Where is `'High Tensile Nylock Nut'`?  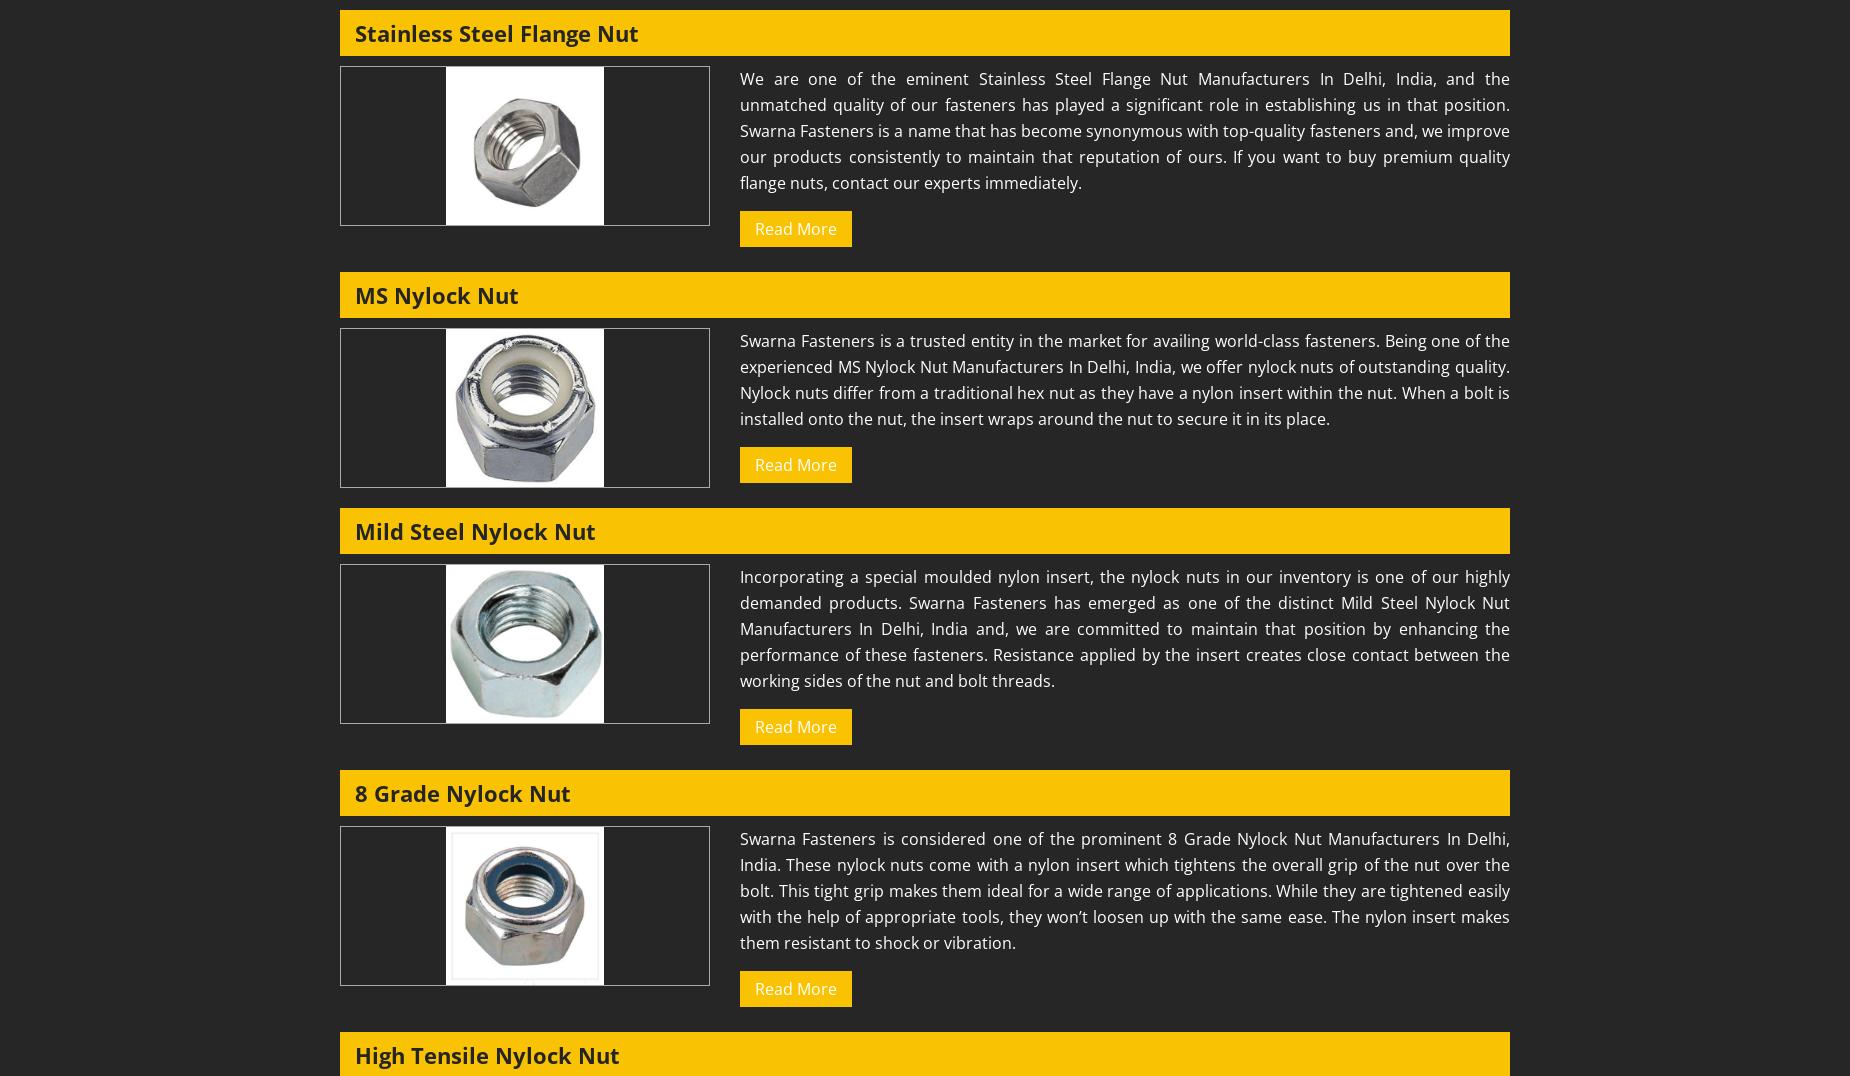 'High Tensile Nylock Nut' is located at coordinates (354, 1055).